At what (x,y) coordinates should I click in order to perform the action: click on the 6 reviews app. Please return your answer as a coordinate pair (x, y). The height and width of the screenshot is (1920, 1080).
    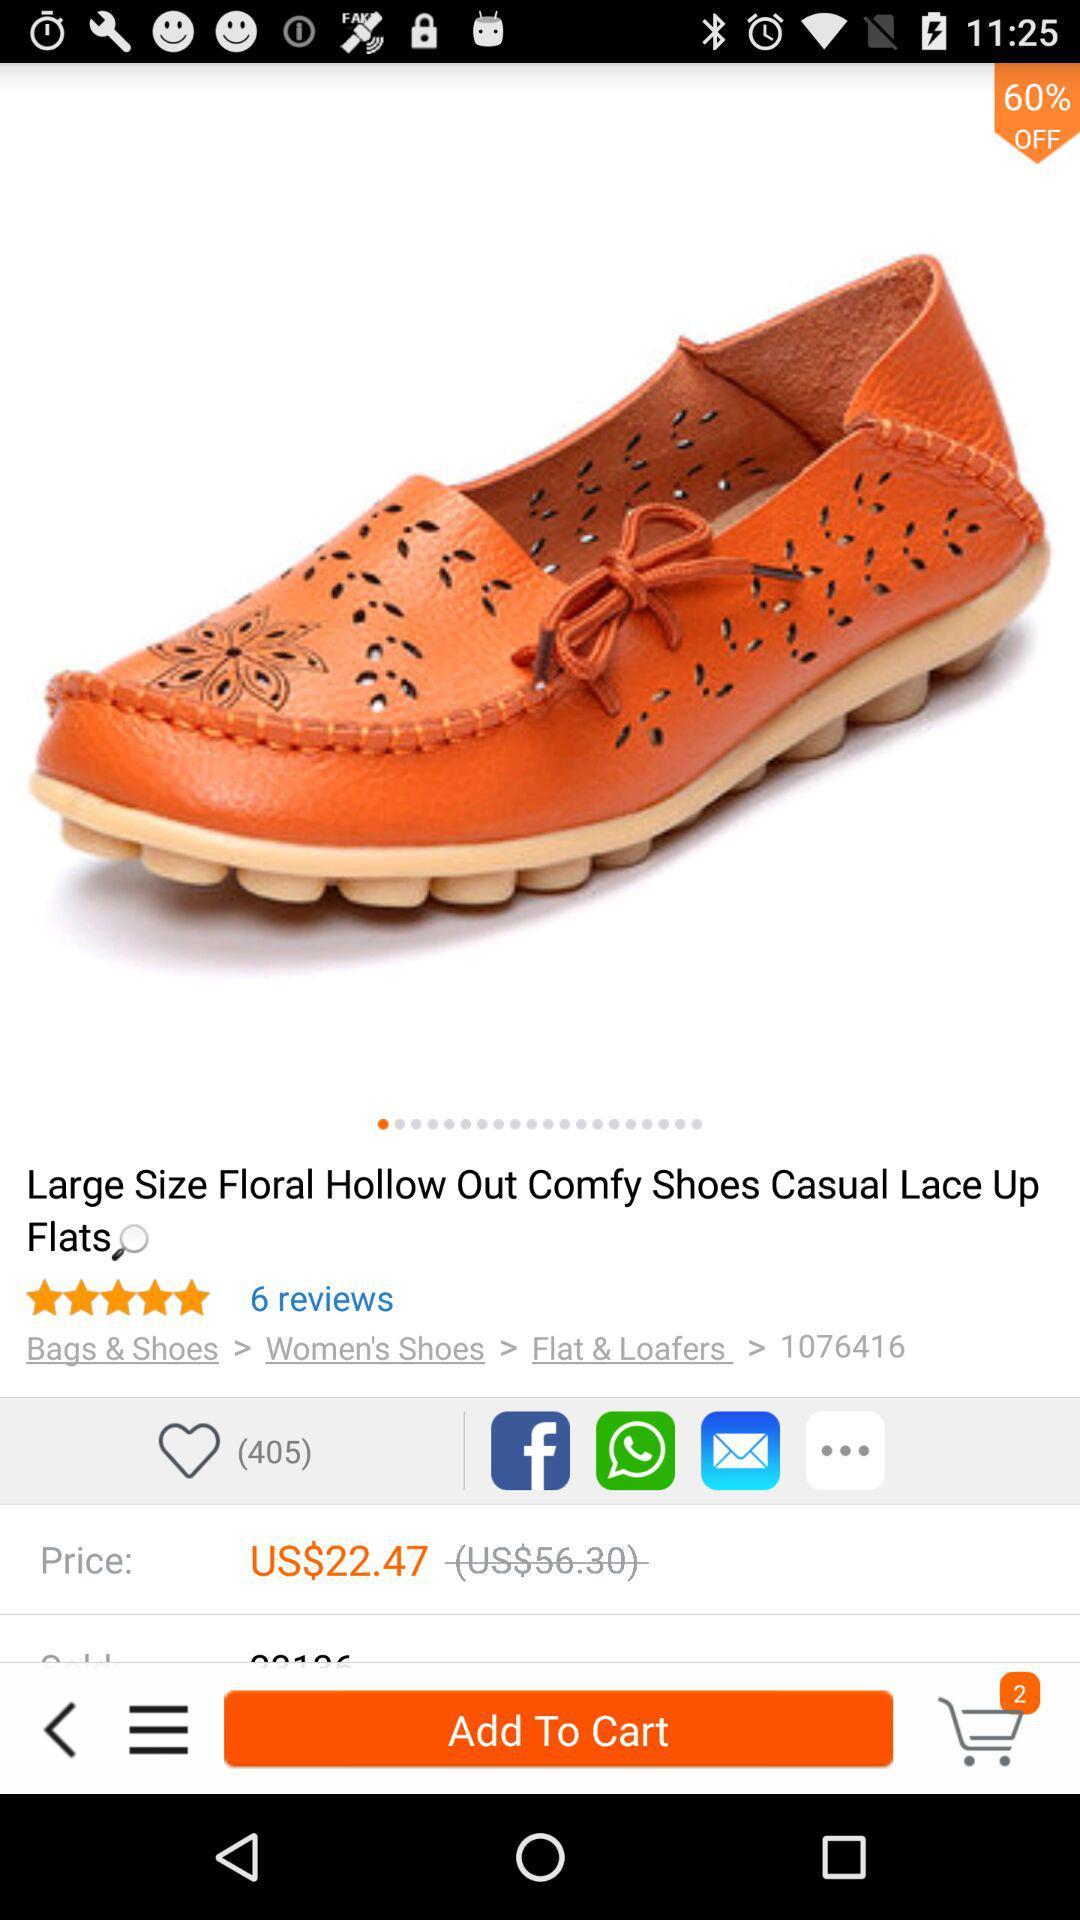
    Looking at the image, I should click on (321, 1297).